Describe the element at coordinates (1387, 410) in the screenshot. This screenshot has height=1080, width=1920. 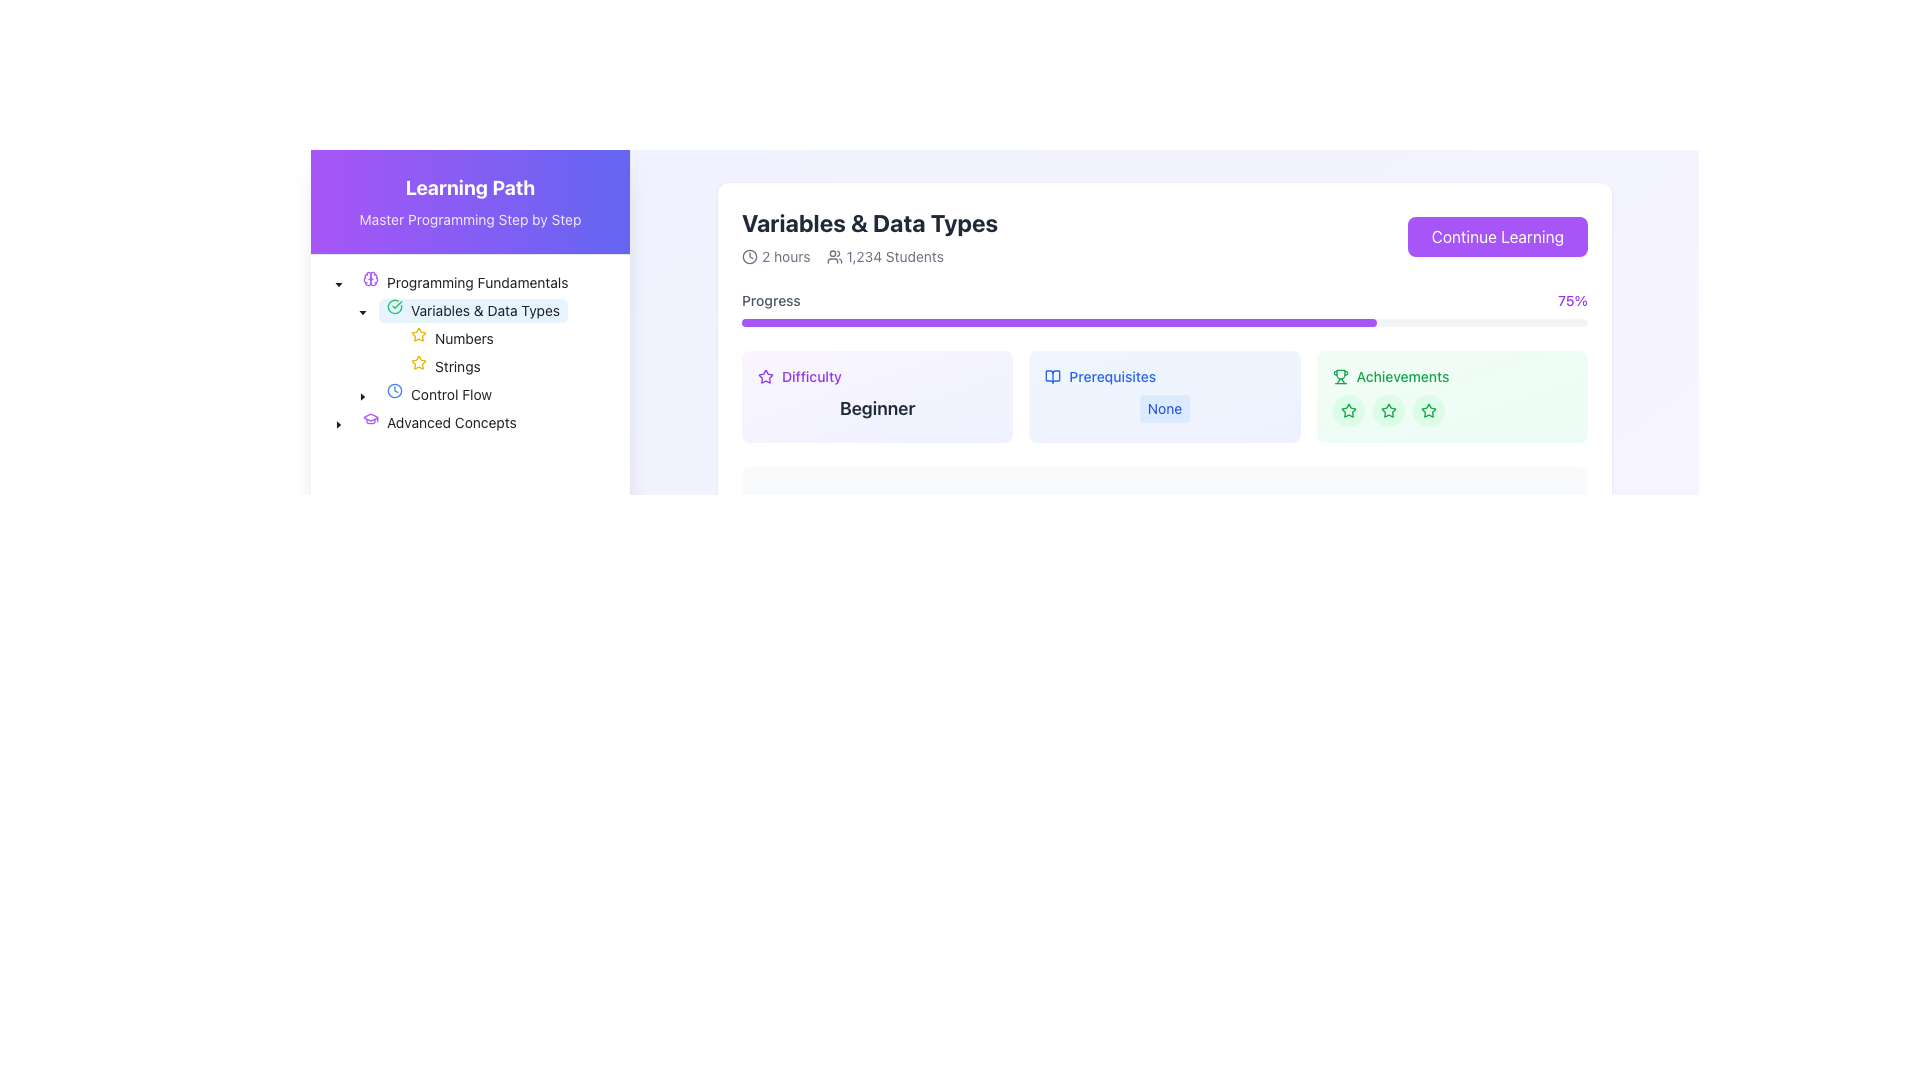
I see `the second green star icon in the Achievements section, which signifies an achievement or milestone, located between the first and third achievement icons` at that location.